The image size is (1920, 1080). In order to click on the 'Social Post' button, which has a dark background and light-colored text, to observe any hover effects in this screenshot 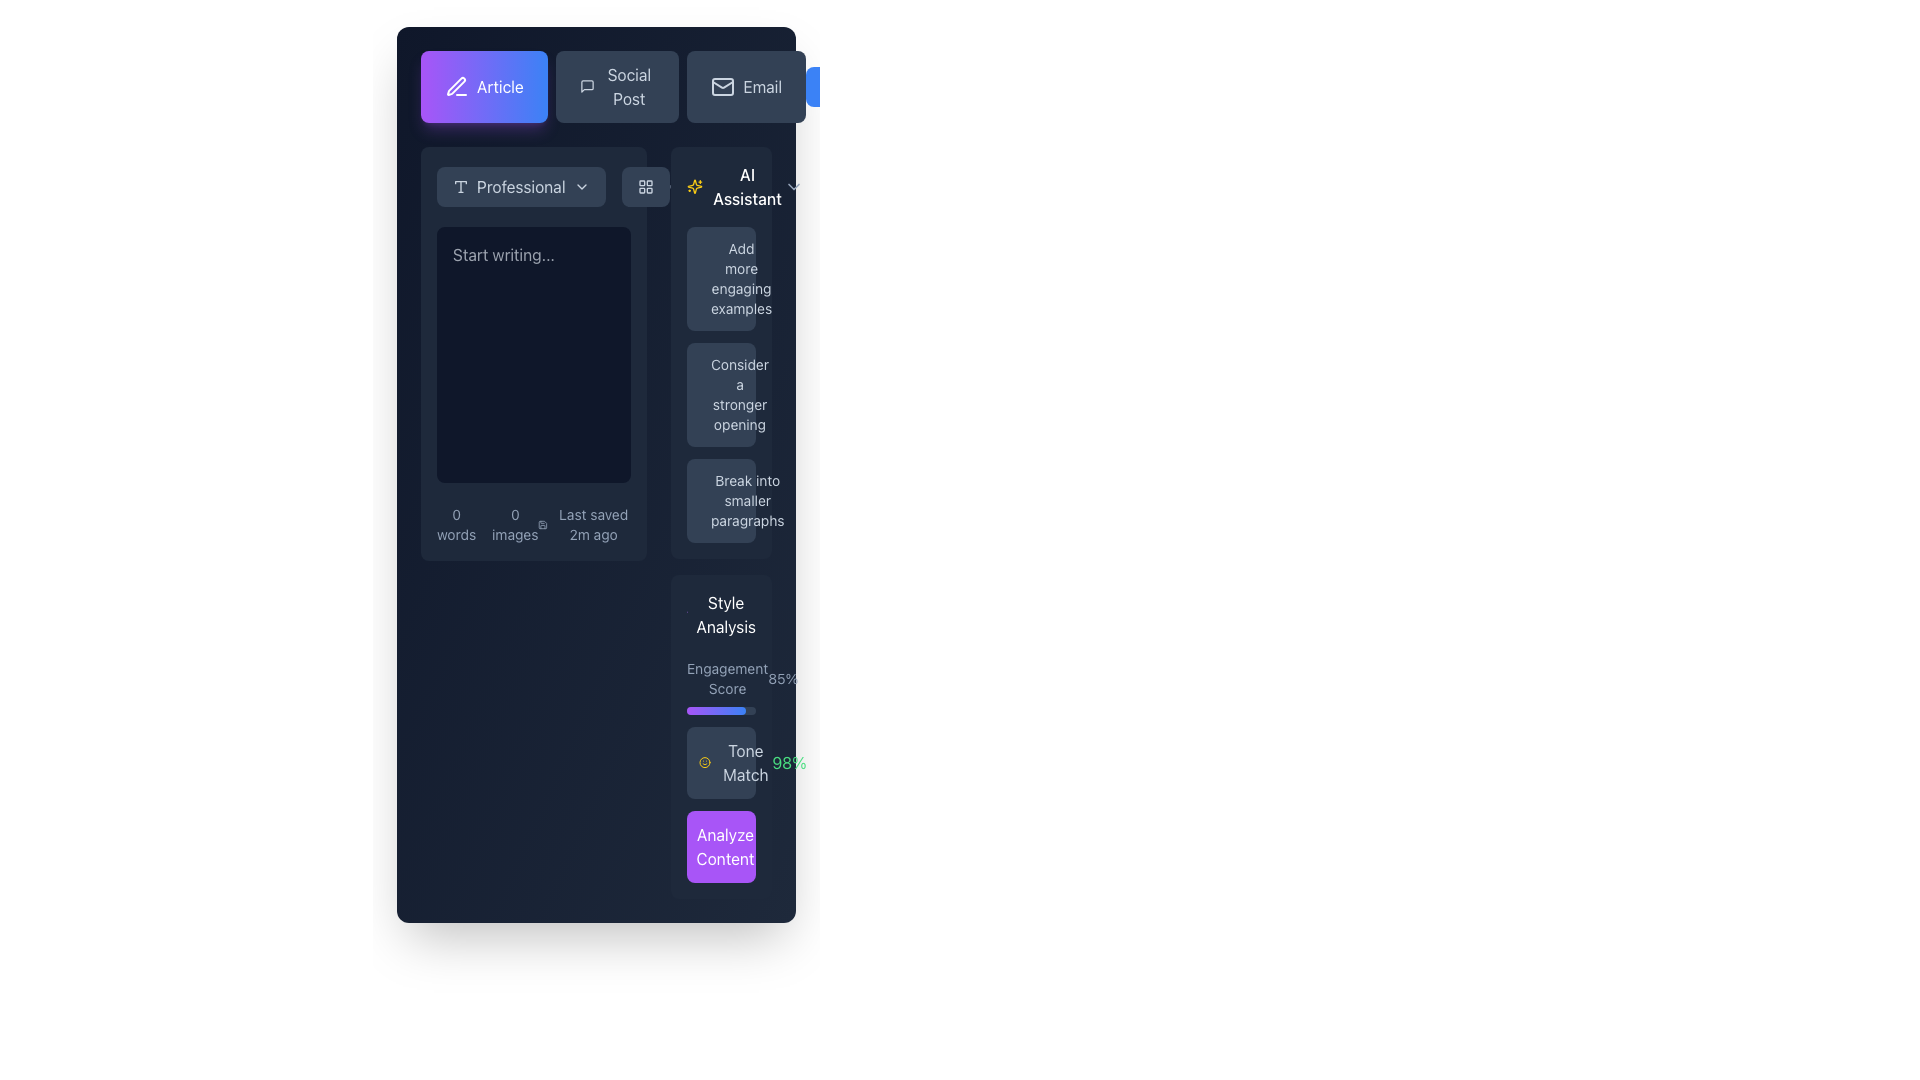, I will do `click(612, 86)`.